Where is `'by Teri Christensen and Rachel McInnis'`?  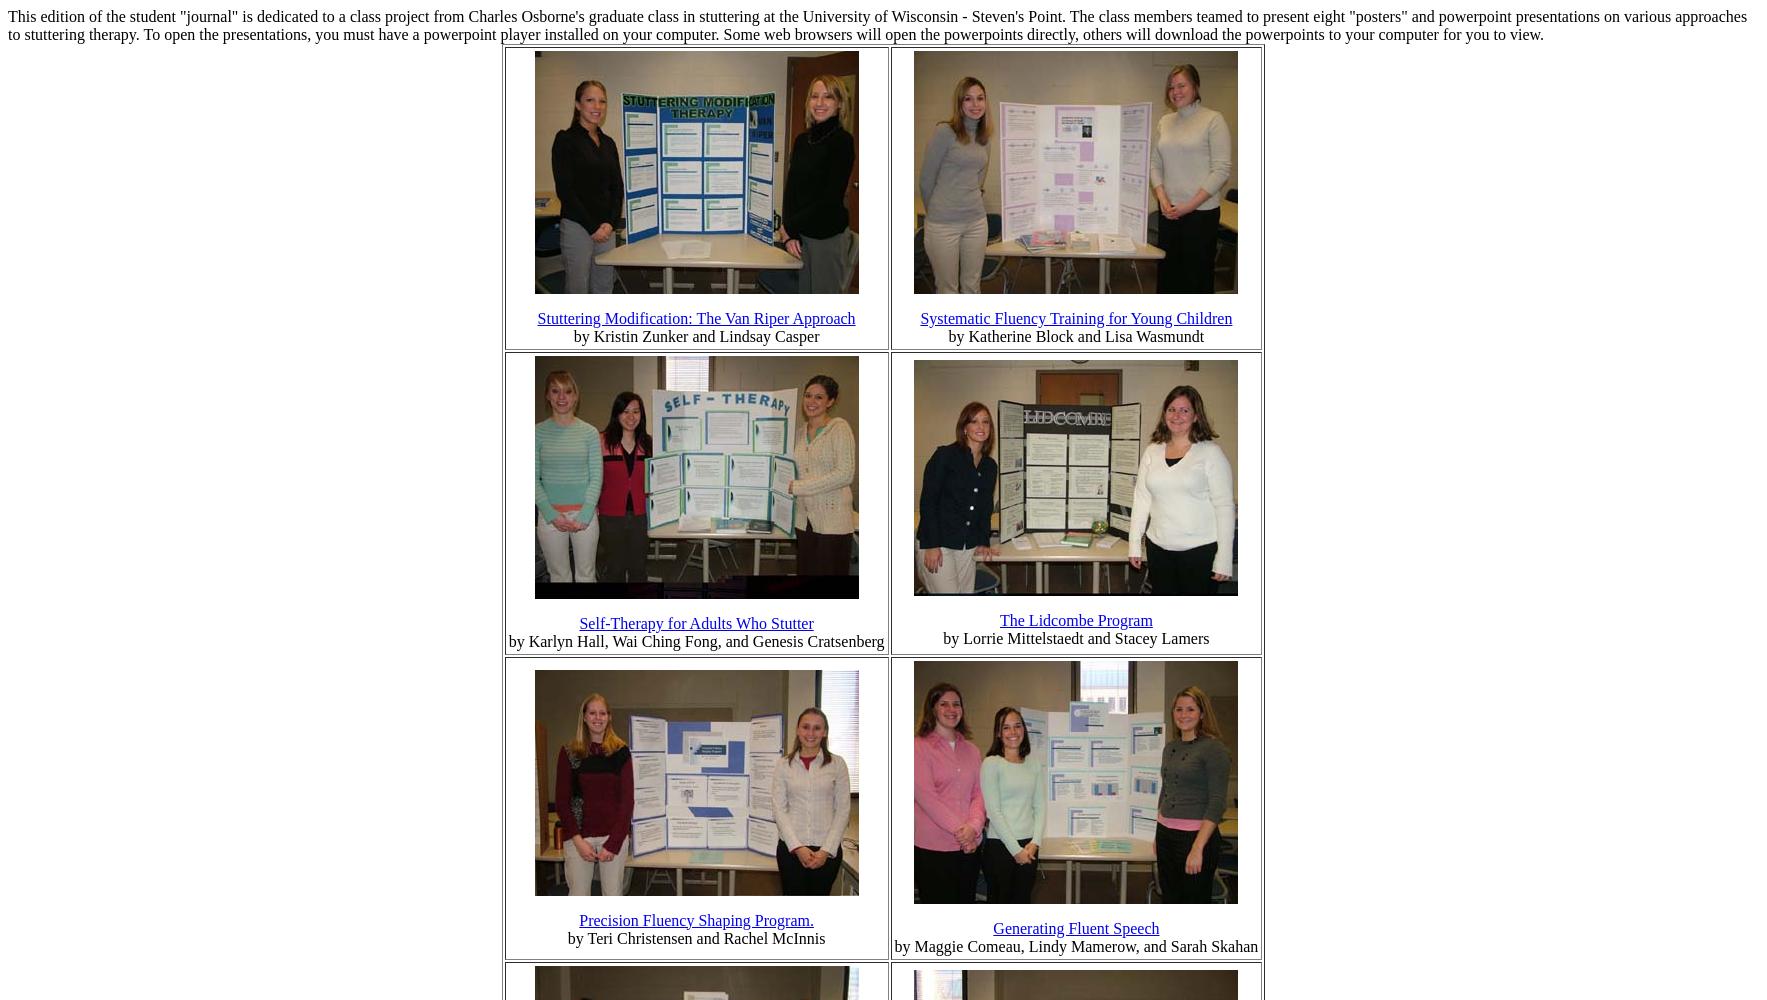 'by Teri Christensen and Rachel McInnis' is located at coordinates (567, 937).